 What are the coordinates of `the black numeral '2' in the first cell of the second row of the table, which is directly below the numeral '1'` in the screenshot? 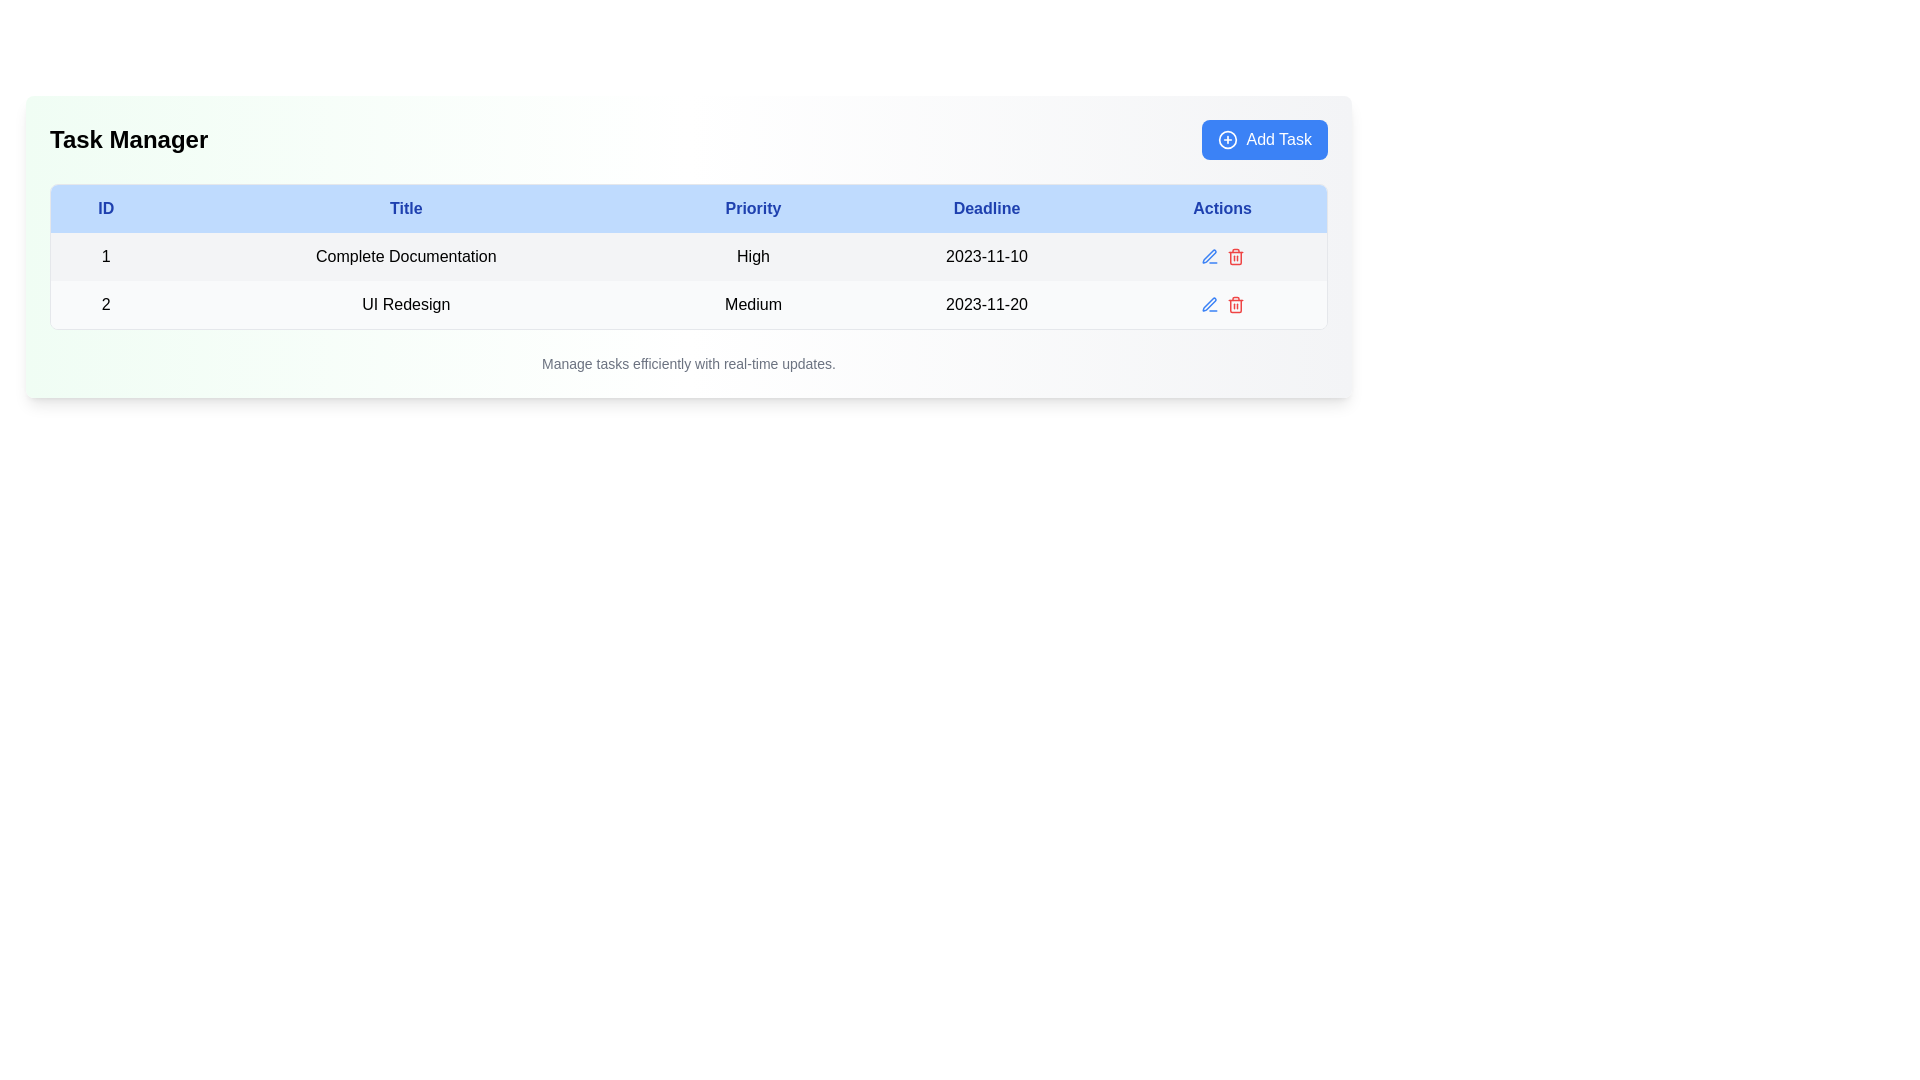 It's located at (105, 304).